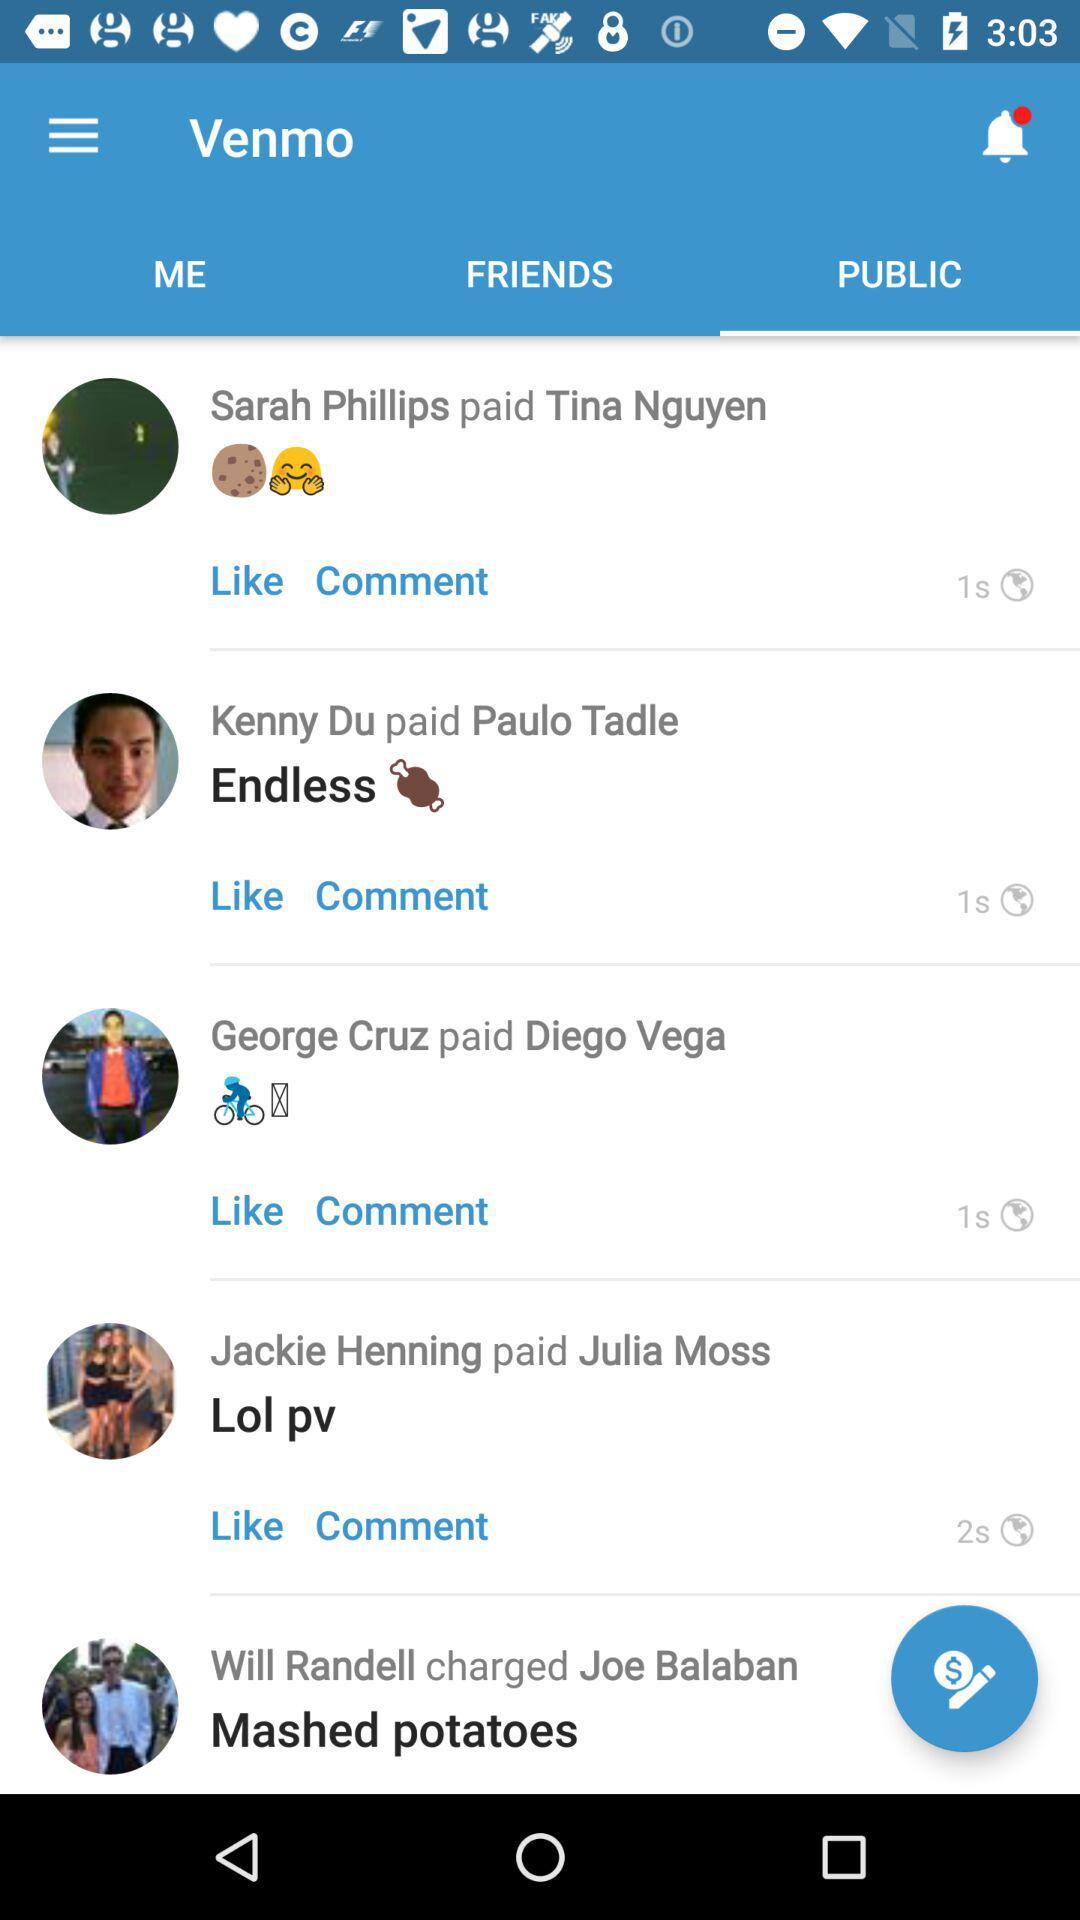 Image resolution: width=1080 pixels, height=1920 pixels. Describe the element at coordinates (963, 1678) in the screenshot. I see `compose a message` at that location.